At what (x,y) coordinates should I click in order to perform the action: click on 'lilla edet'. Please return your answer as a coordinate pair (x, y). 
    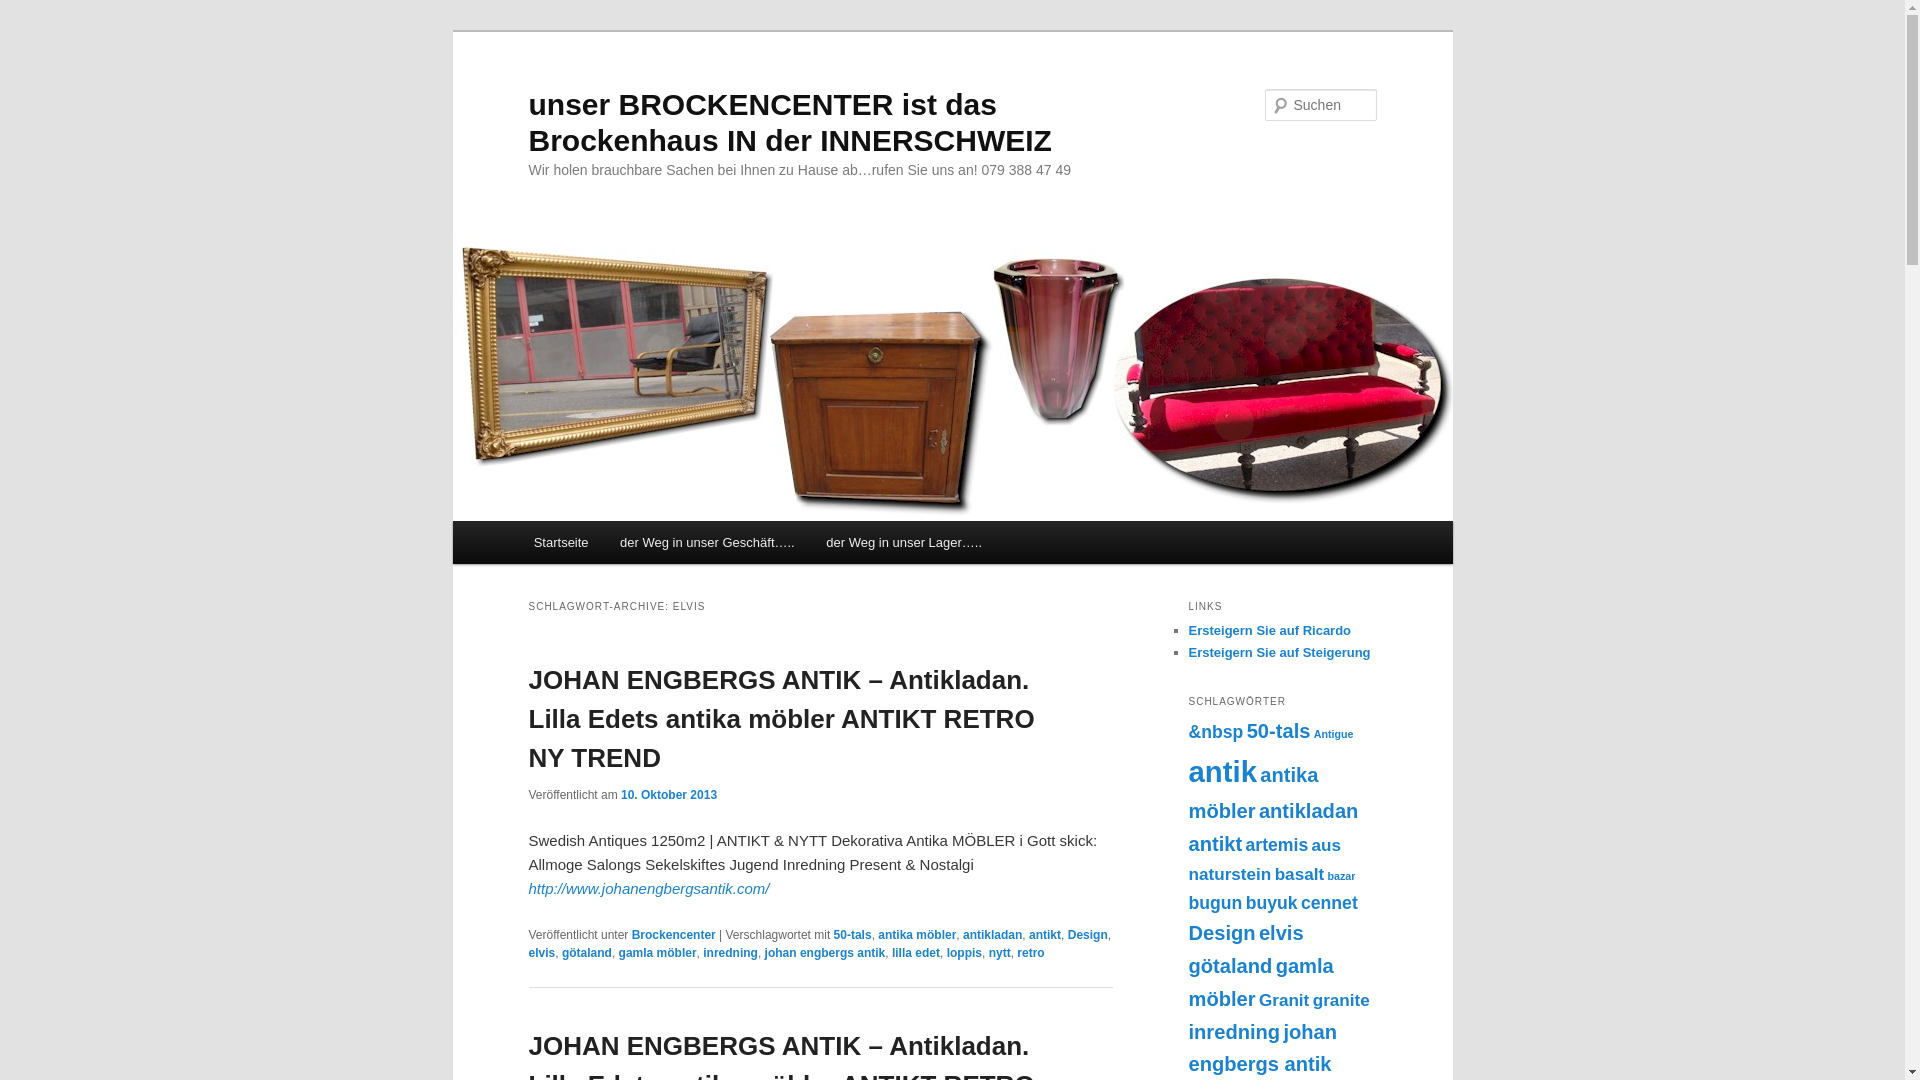
    Looking at the image, I should click on (891, 951).